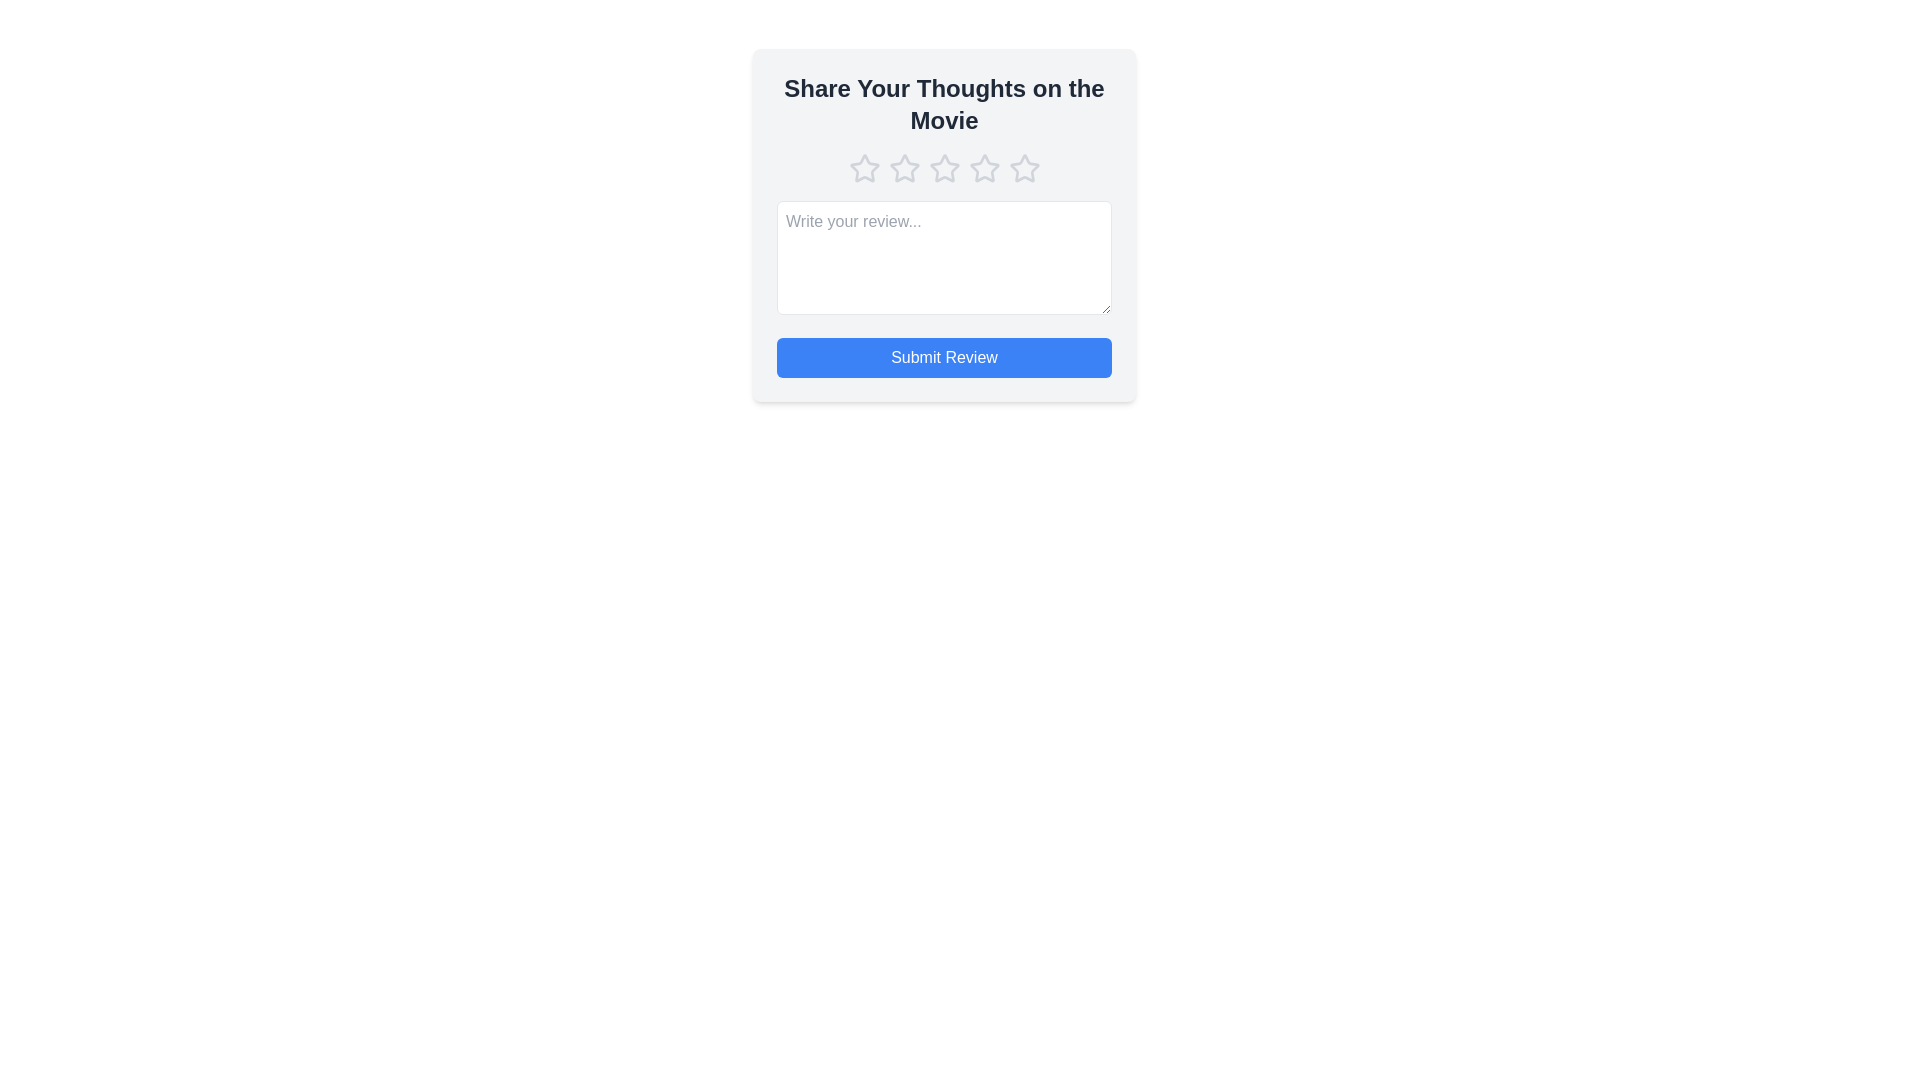  I want to click on the second star icon in the interactive rating component, so click(943, 167).